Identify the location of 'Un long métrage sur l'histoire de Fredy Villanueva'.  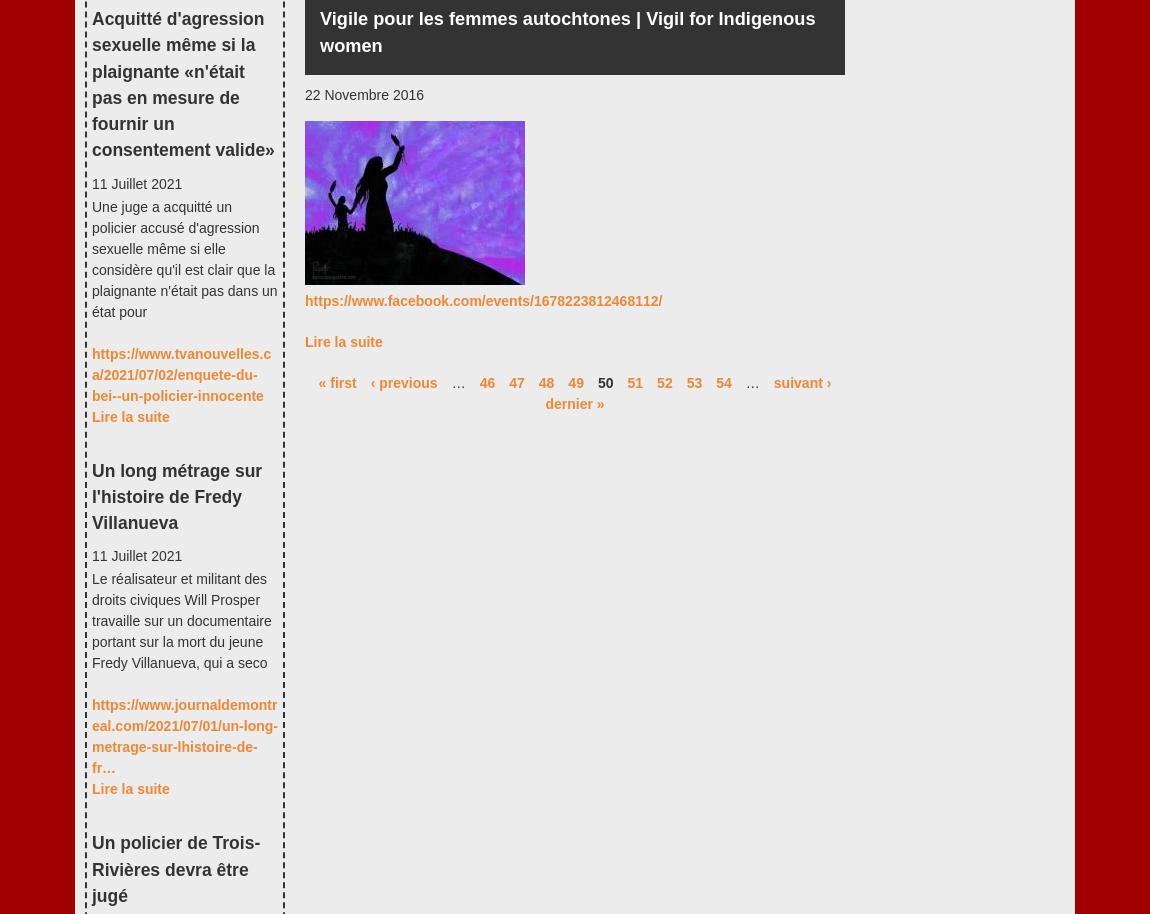
(175, 496).